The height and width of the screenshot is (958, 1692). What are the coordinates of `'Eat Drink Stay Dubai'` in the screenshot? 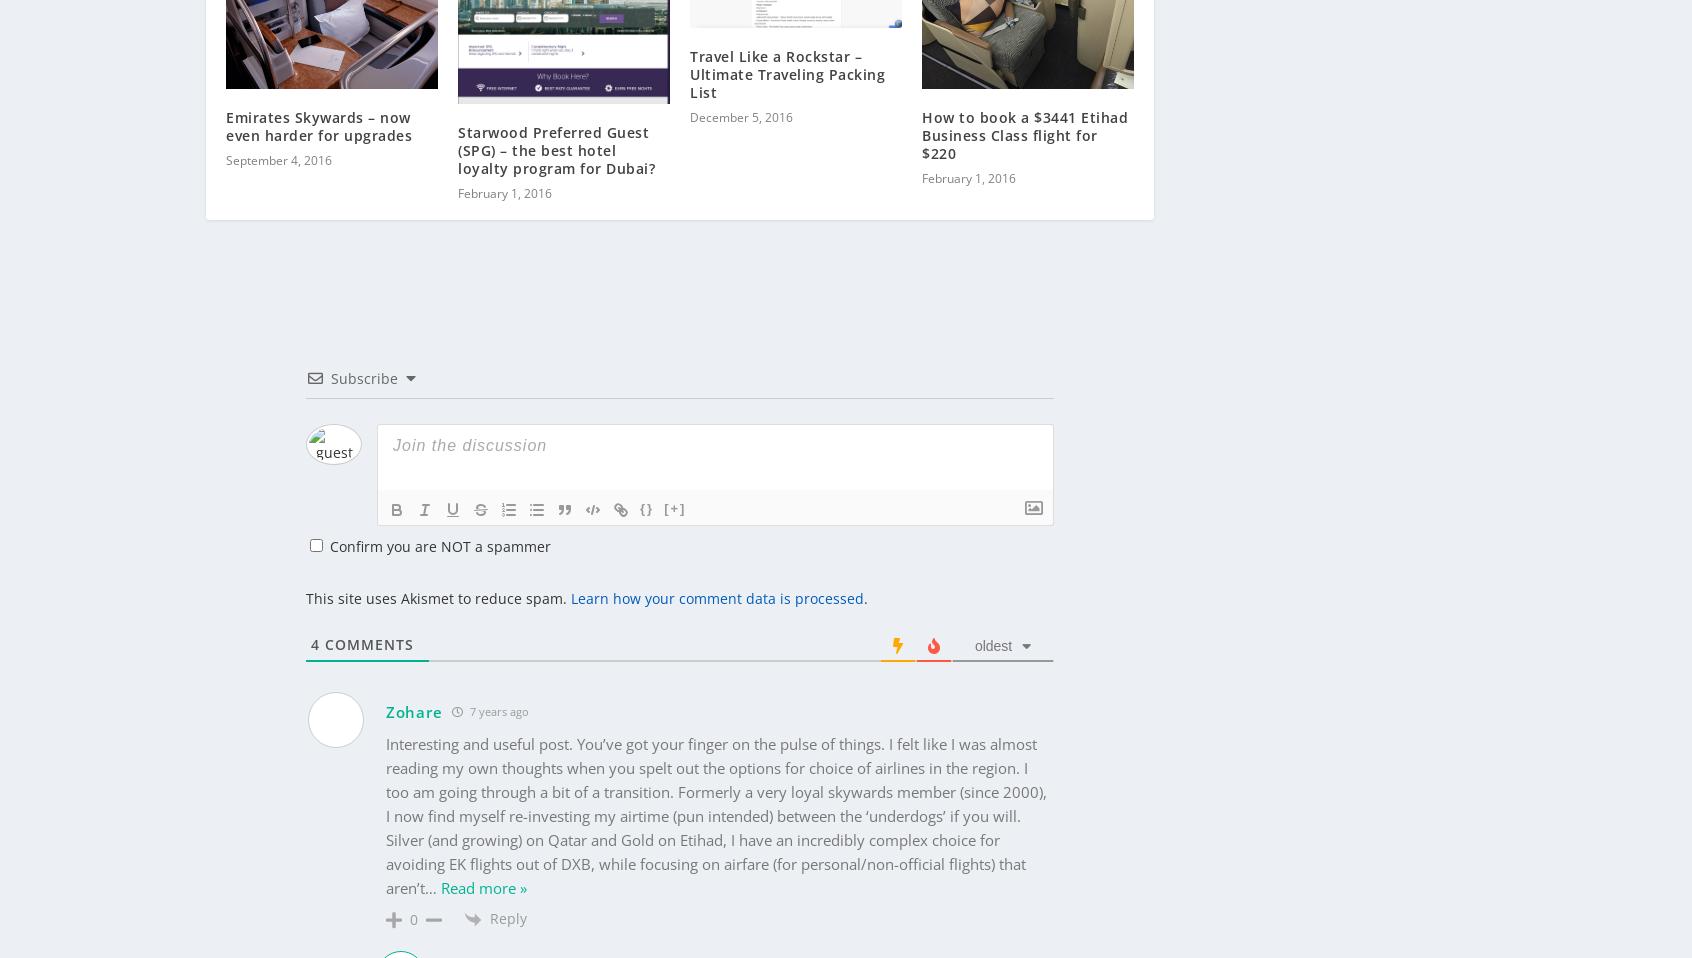 It's located at (523, 938).